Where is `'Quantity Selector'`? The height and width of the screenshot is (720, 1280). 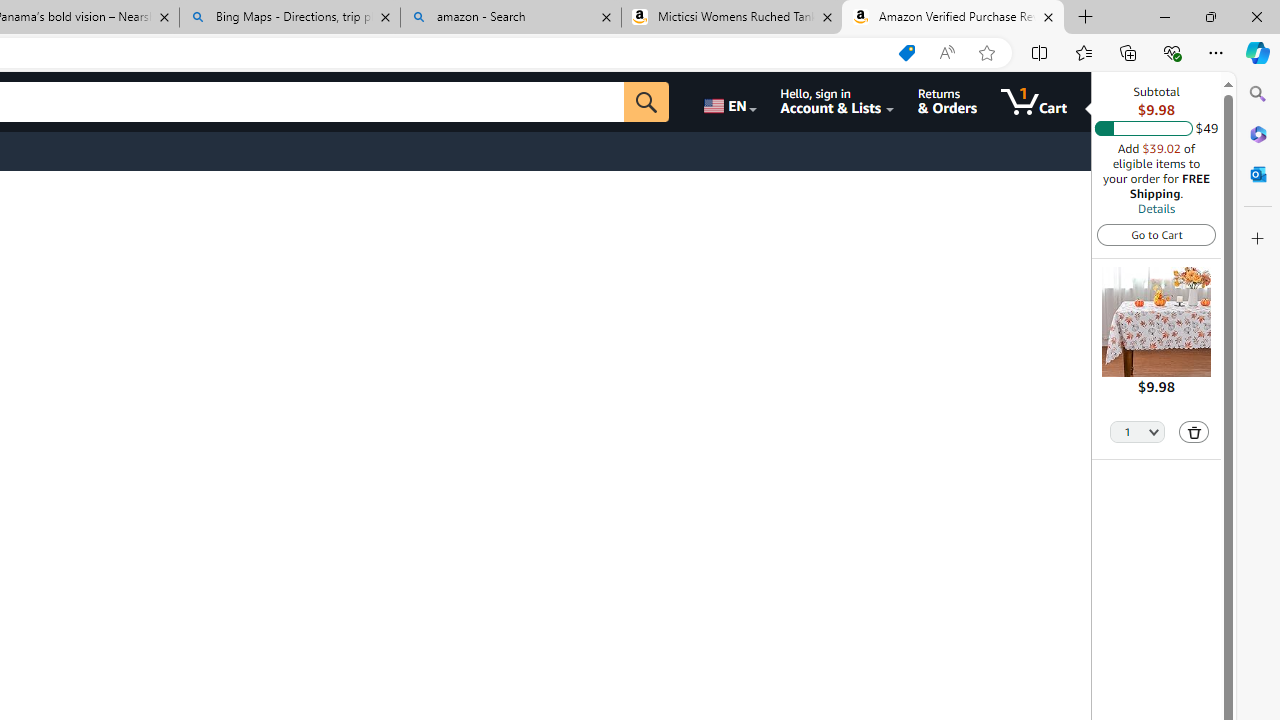
'Quantity Selector' is located at coordinates (1137, 429).